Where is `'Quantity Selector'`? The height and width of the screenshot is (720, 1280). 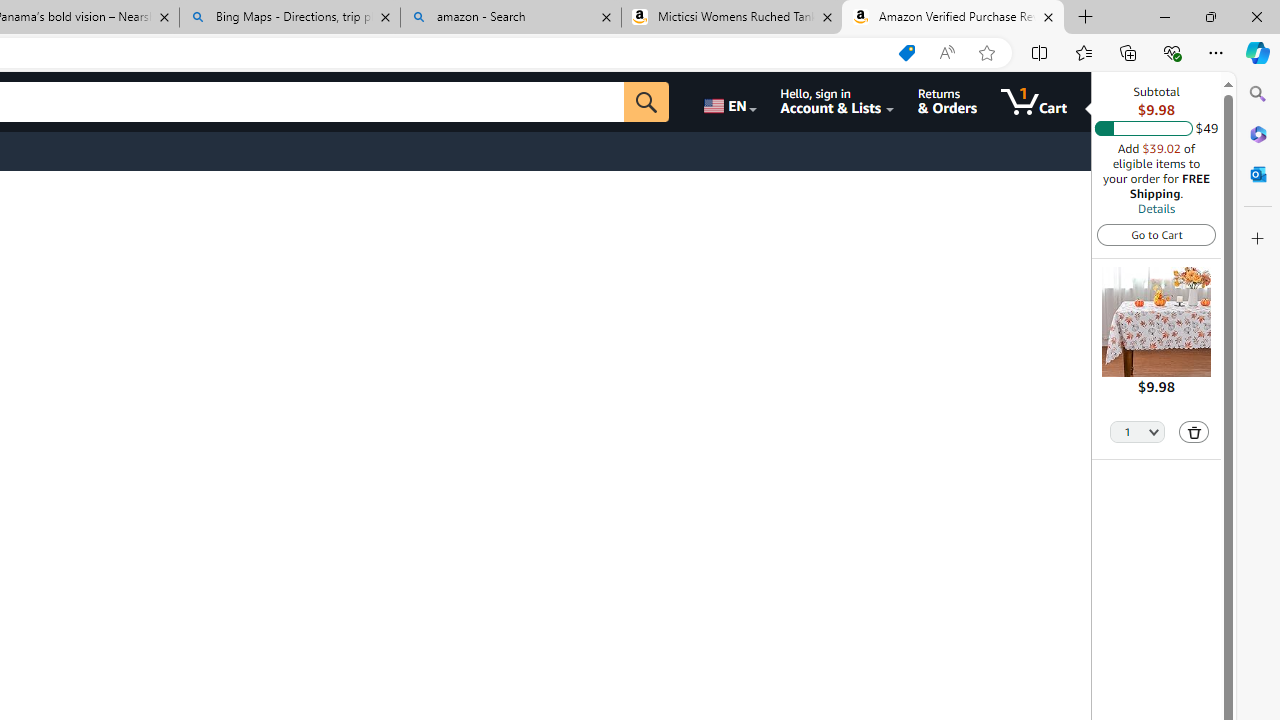
'Quantity Selector' is located at coordinates (1137, 429).